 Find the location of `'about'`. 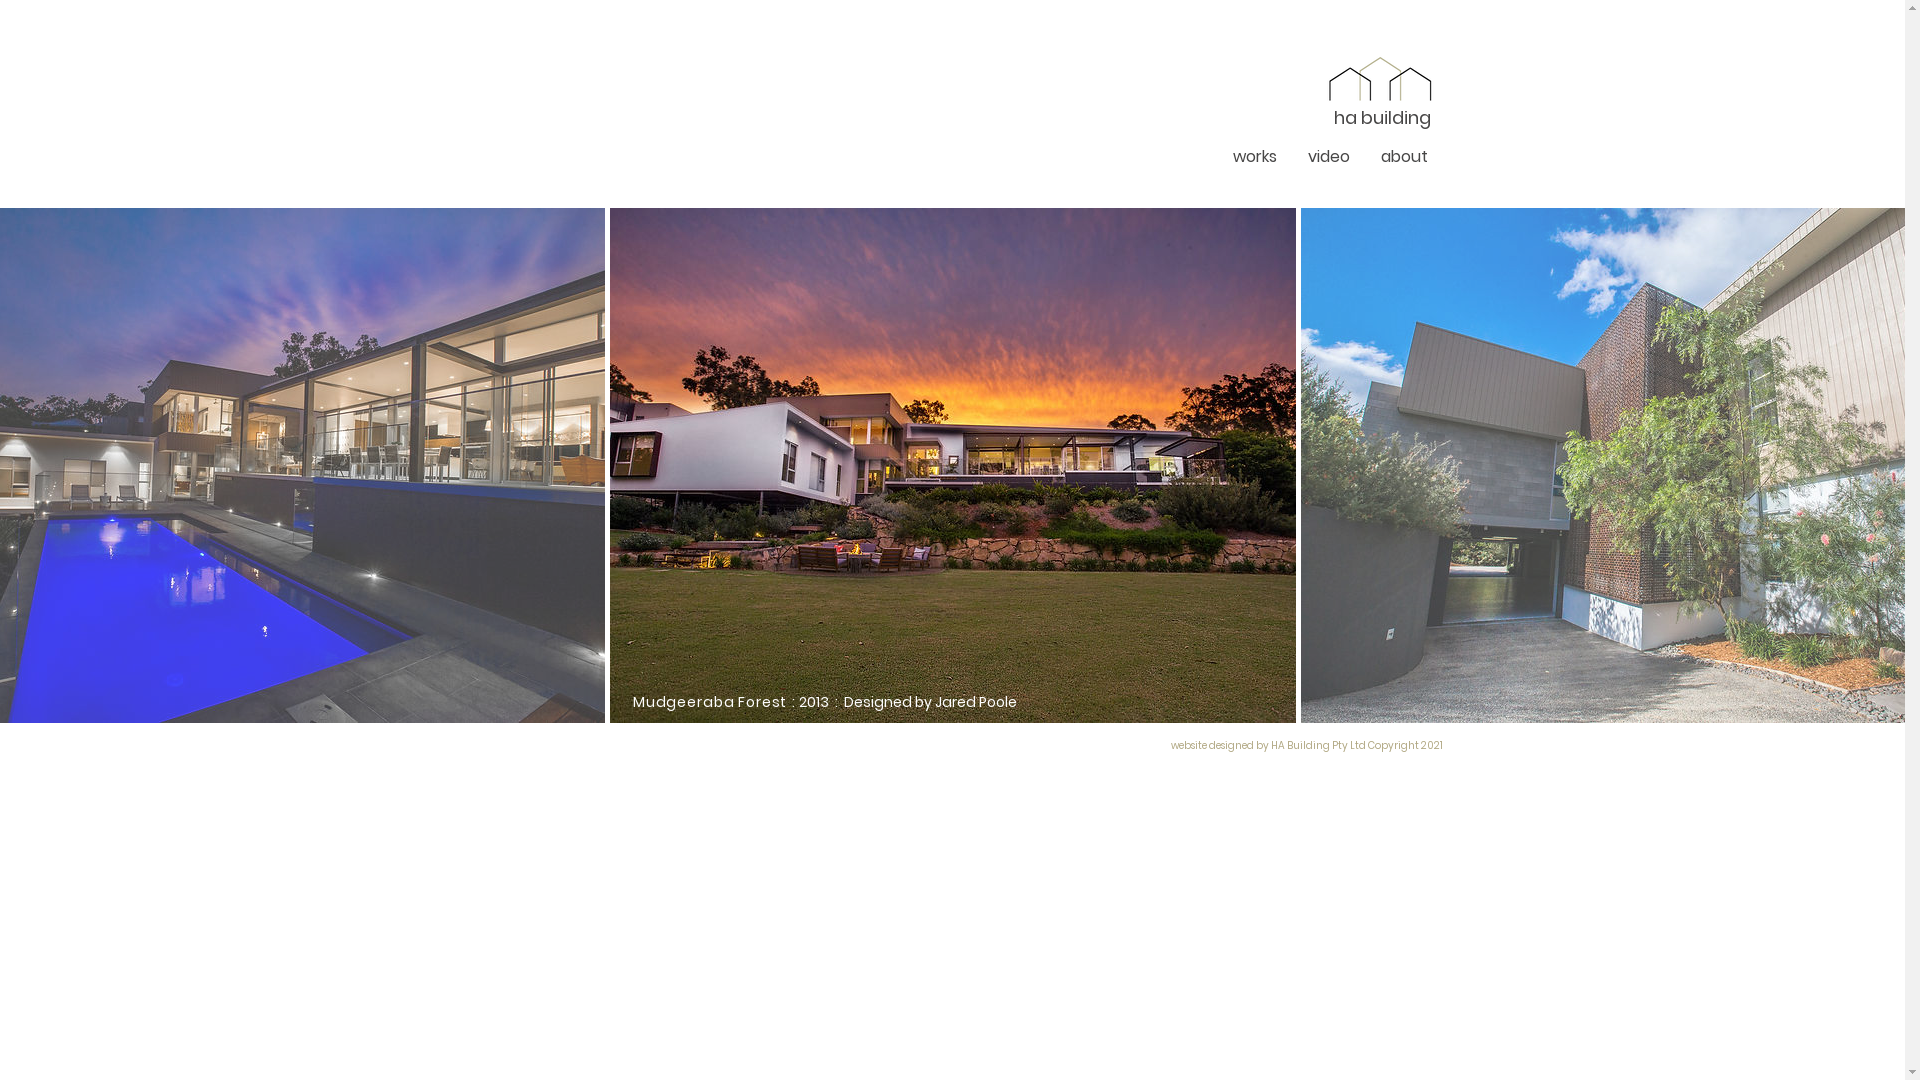

'about' is located at coordinates (1403, 155).